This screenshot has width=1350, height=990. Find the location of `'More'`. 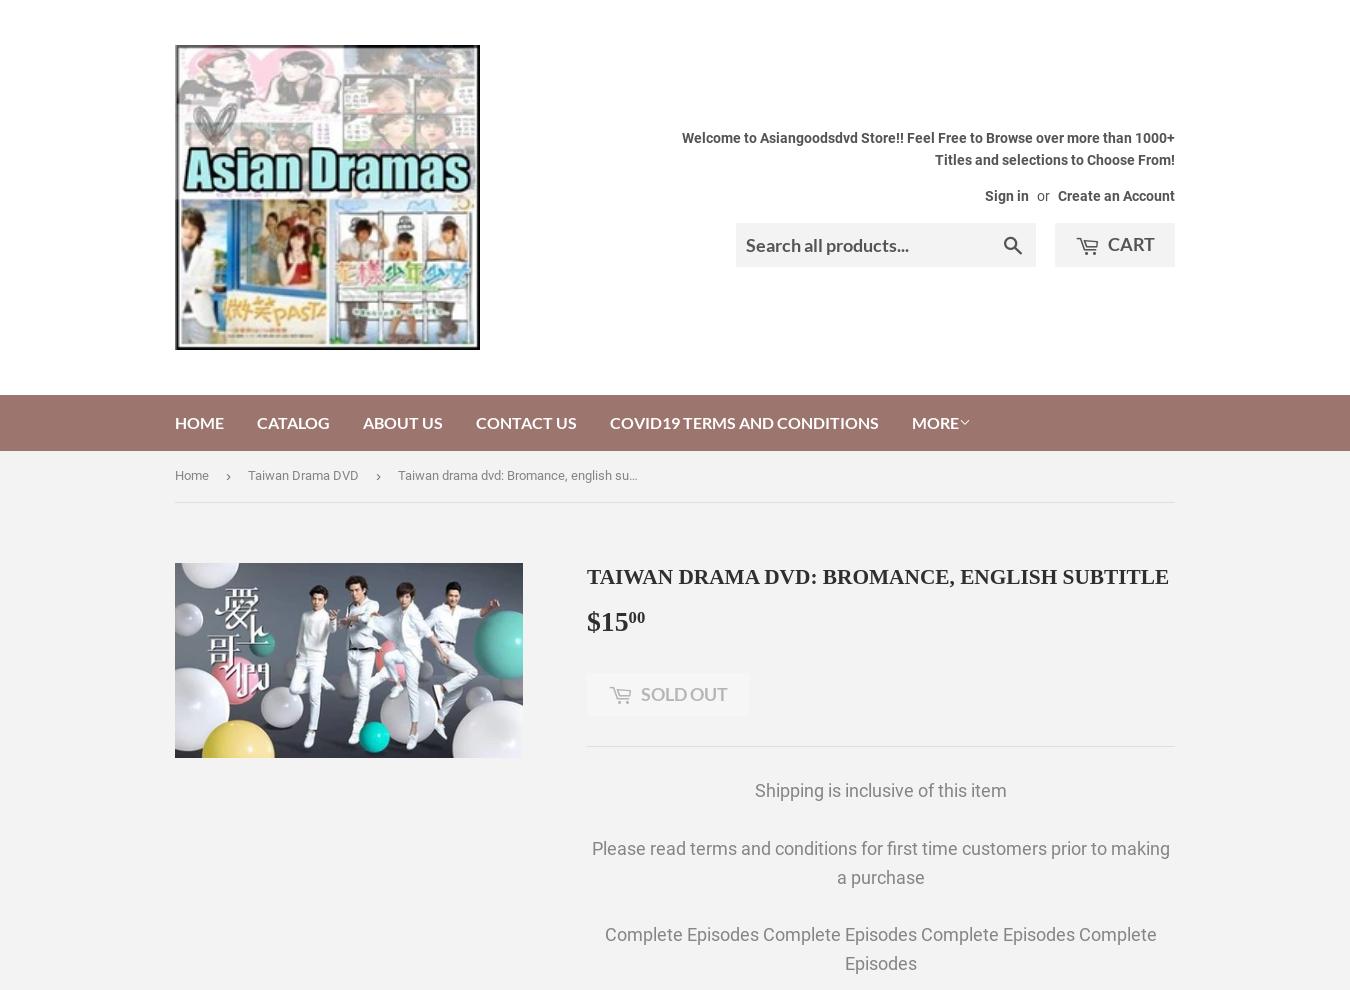

'More' is located at coordinates (934, 421).